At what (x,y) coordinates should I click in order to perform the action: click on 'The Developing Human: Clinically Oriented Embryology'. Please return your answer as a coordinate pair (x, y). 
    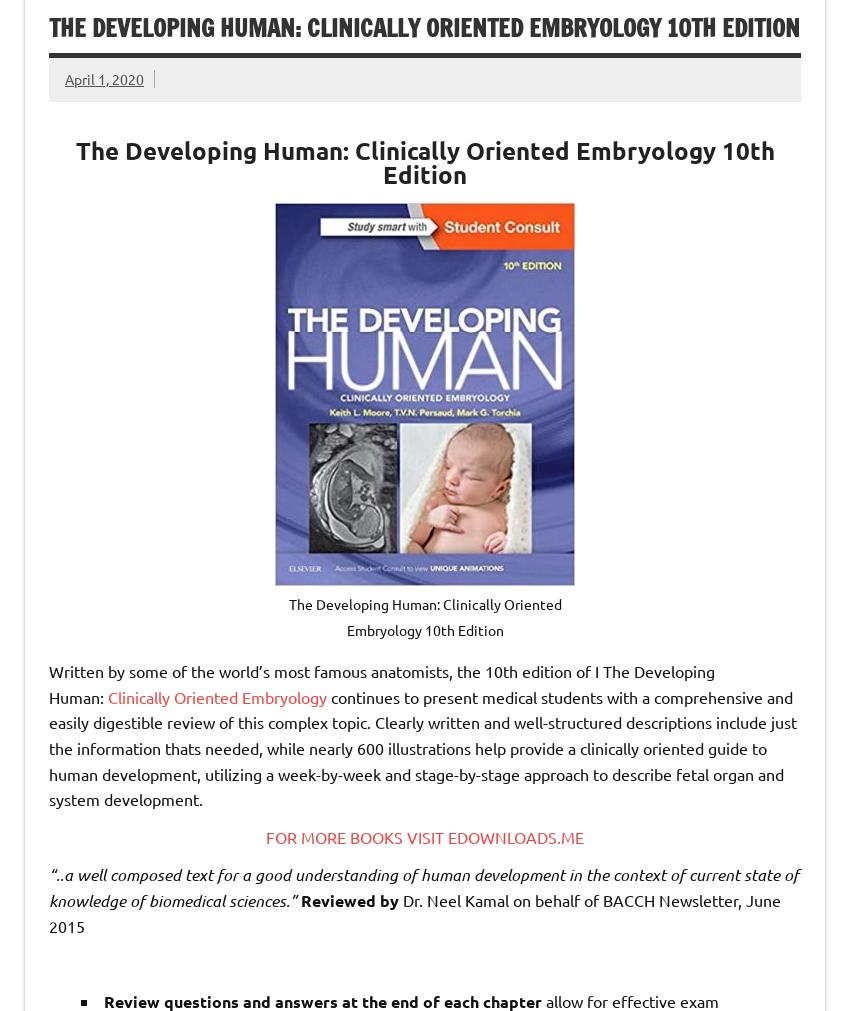
    Looking at the image, I should click on (74, 148).